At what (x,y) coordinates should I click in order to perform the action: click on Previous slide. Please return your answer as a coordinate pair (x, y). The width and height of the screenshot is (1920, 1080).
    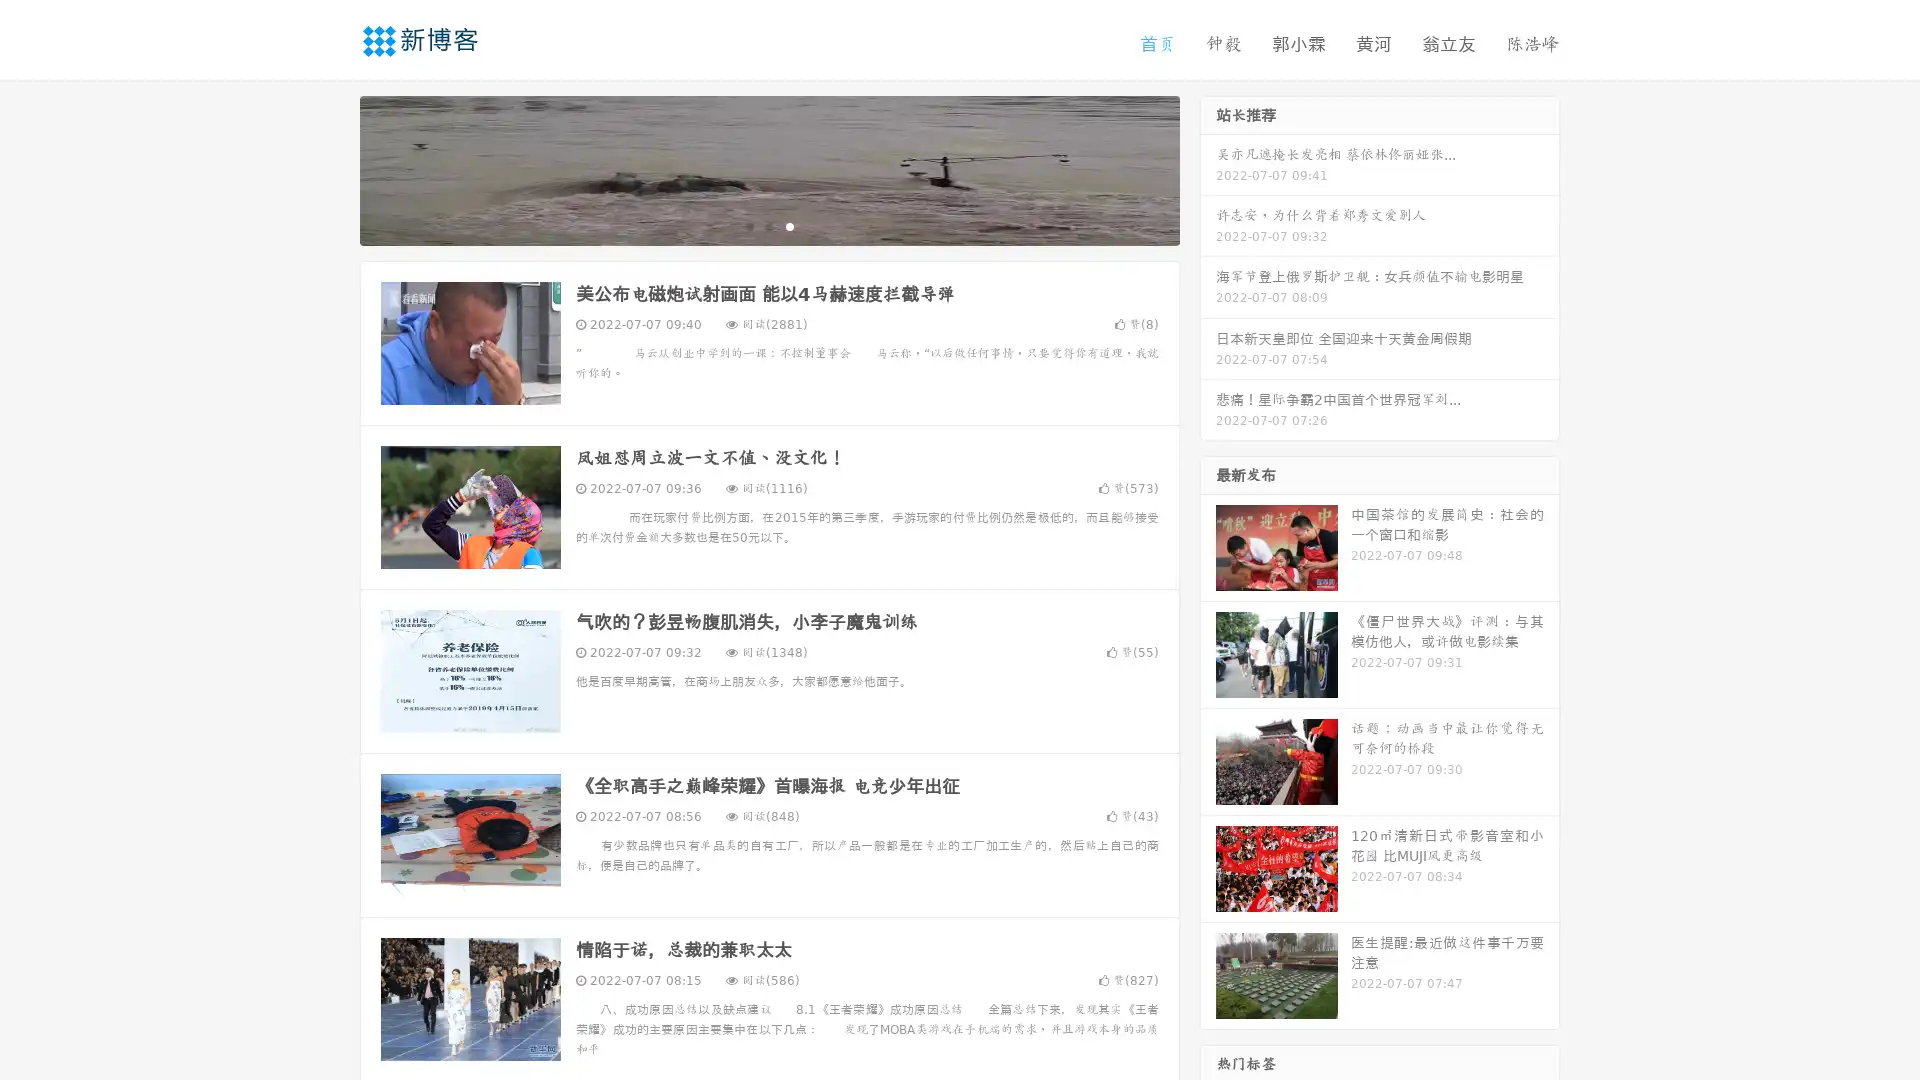
    Looking at the image, I should click on (330, 168).